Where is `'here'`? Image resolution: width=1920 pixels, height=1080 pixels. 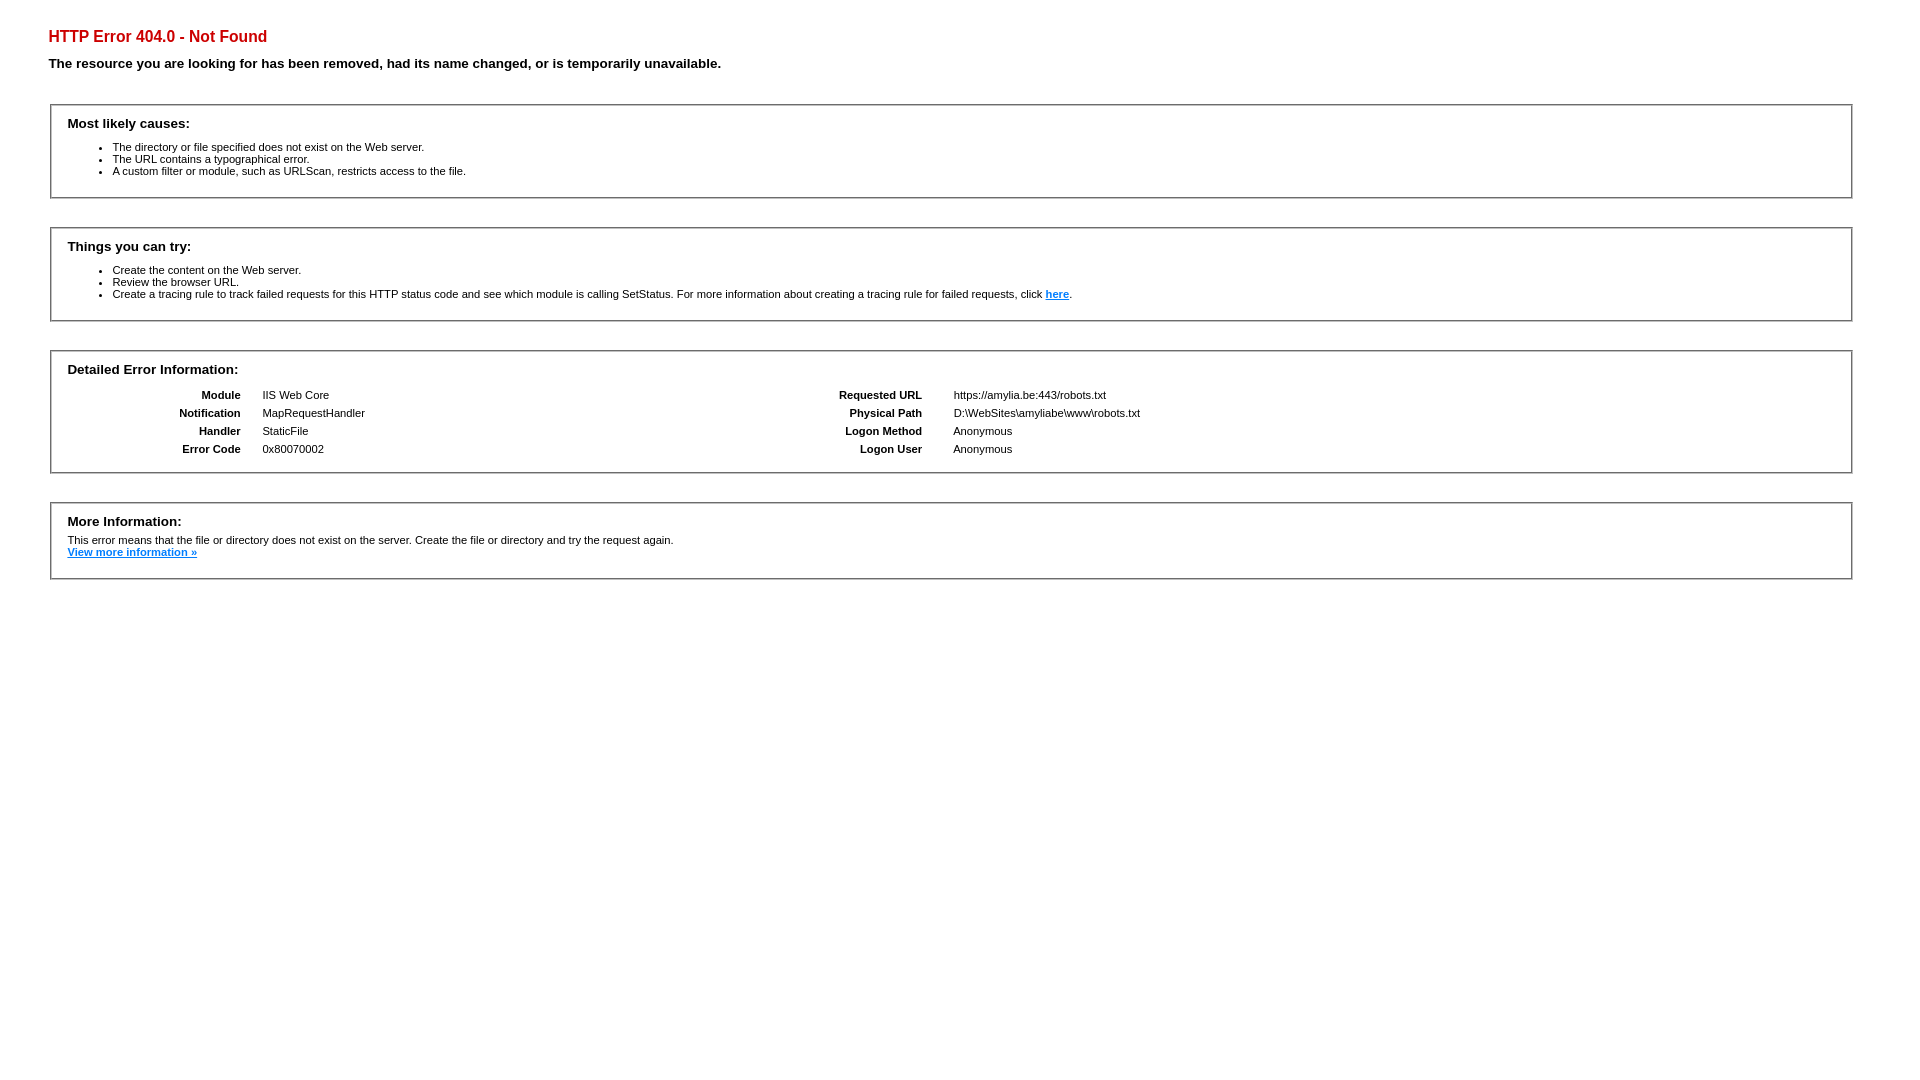 'here' is located at coordinates (1056, 293).